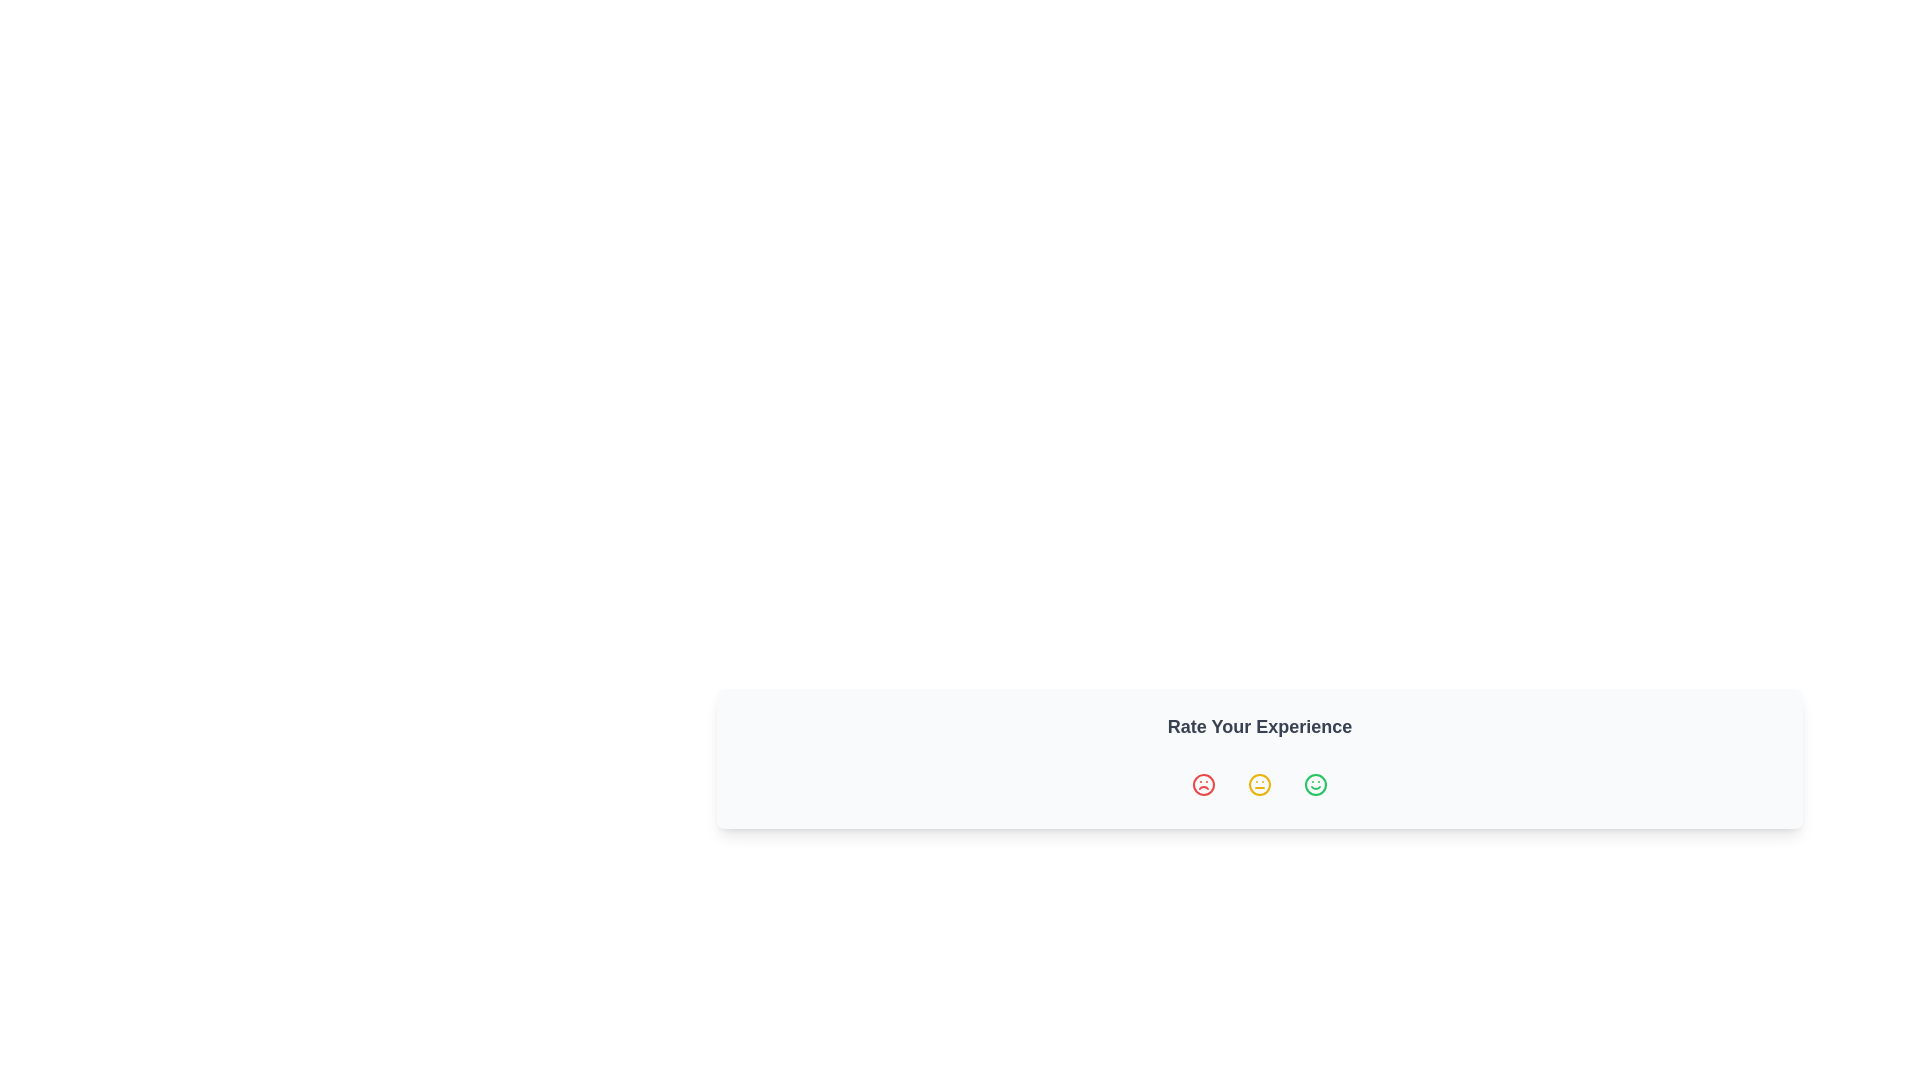  What do you see at coordinates (1203, 784) in the screenshot?
I see `the red frown icon button, which is the first in a row of three icons` at bounding box center [1203, 784].